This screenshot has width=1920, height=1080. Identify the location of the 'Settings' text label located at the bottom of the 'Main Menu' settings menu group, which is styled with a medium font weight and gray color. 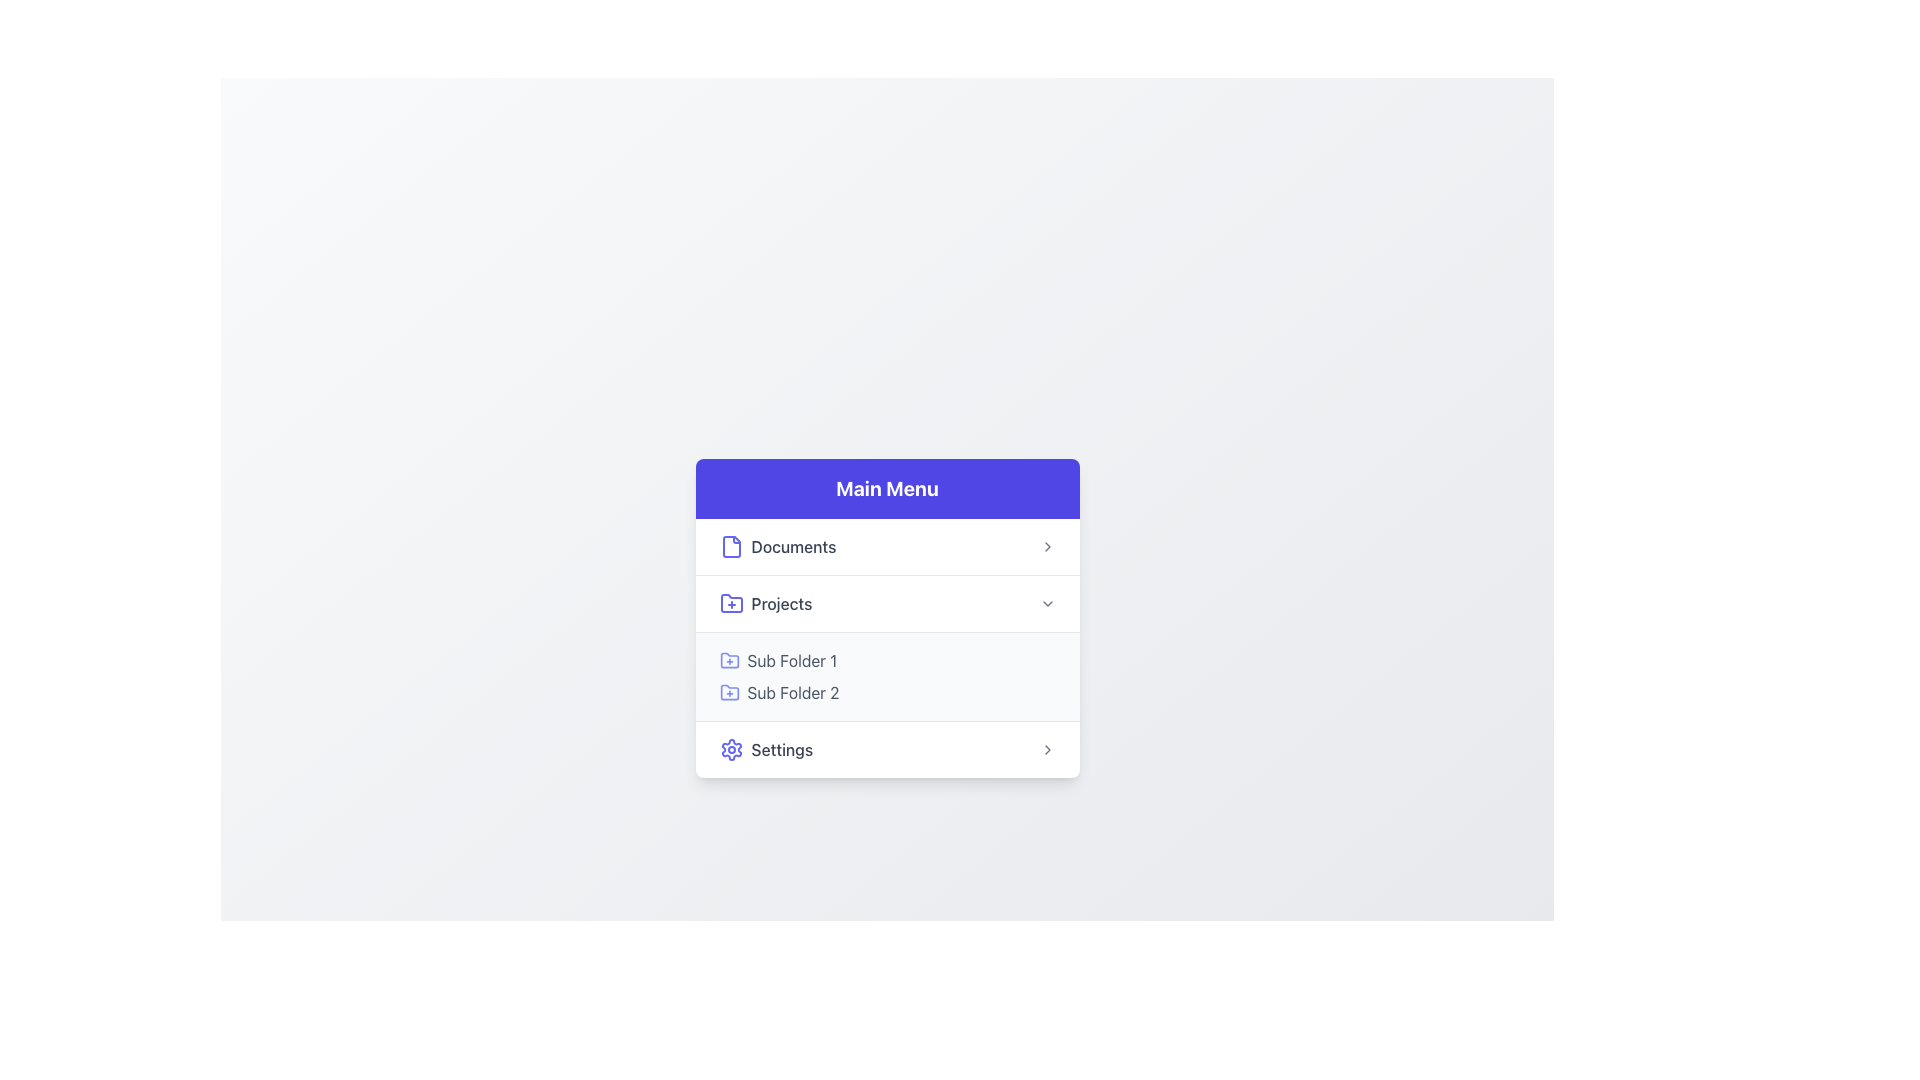
(781, 749).